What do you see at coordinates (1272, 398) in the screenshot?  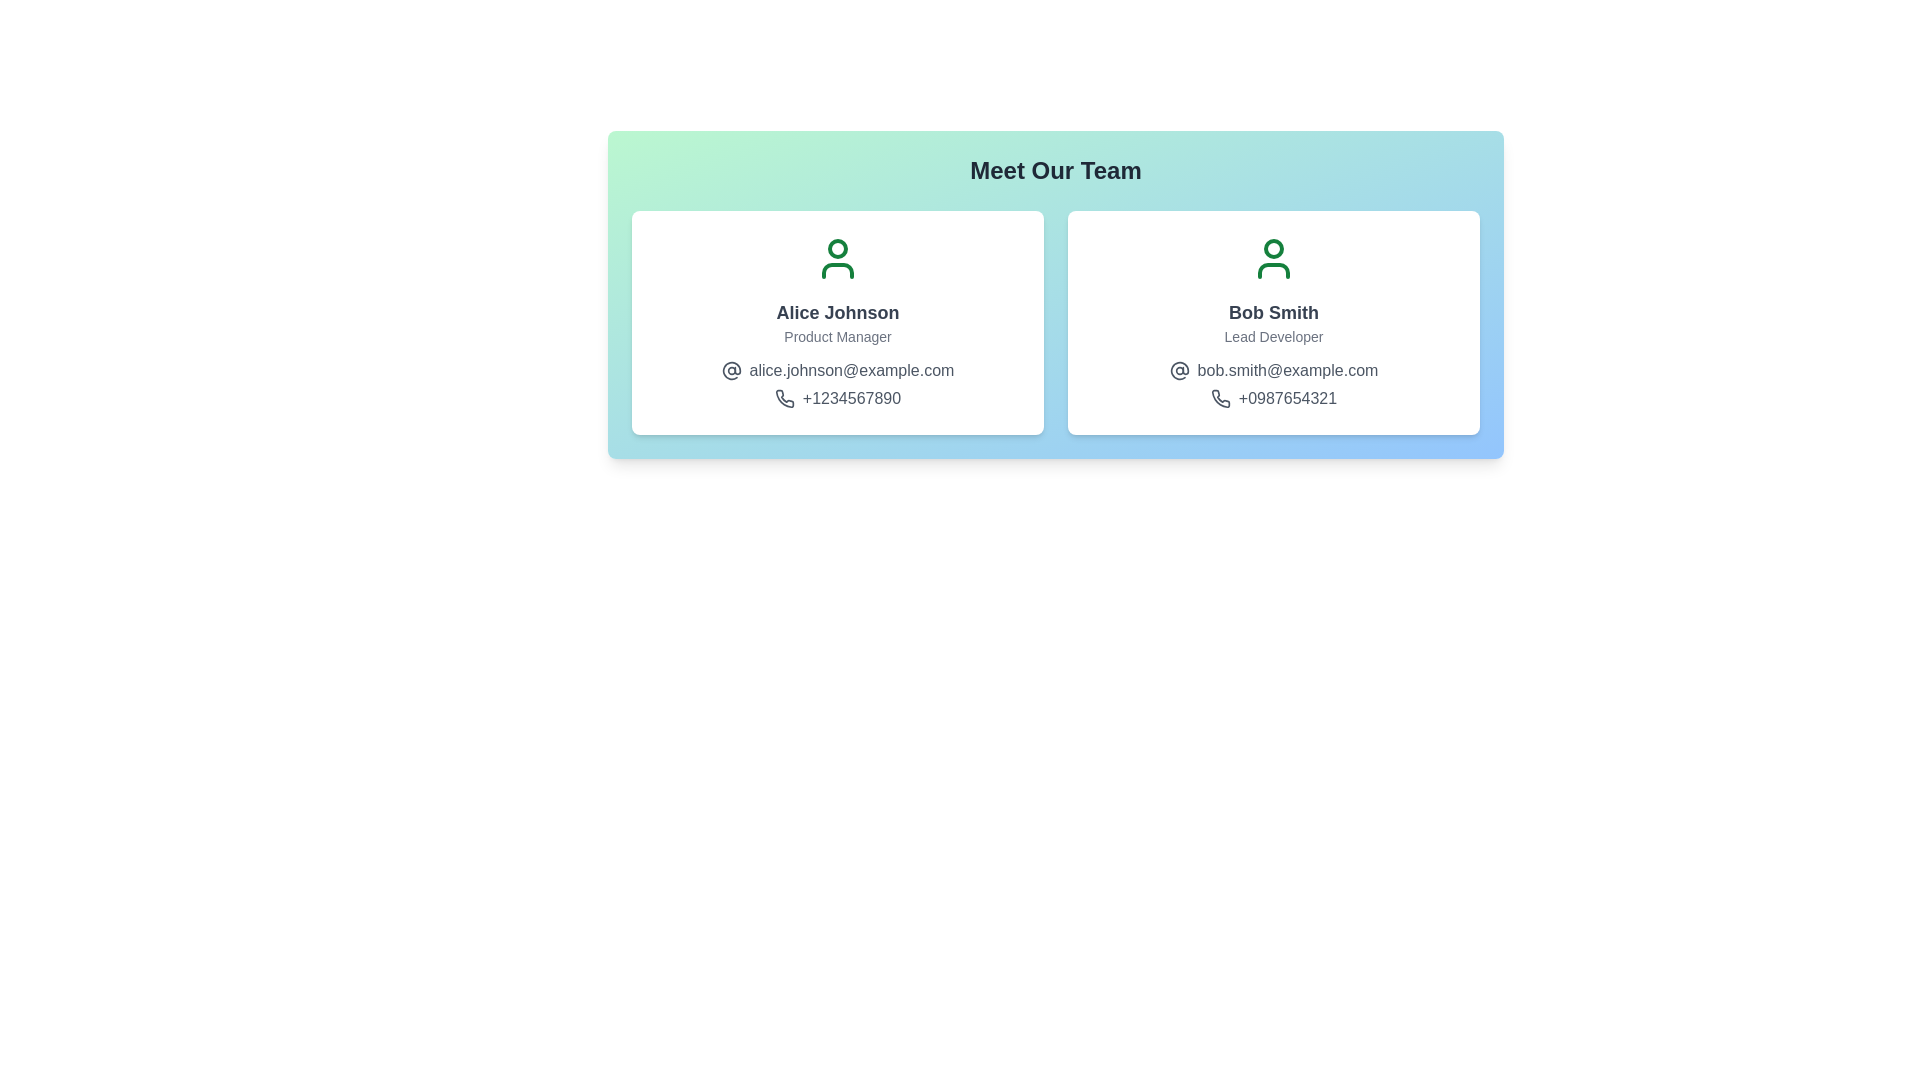 I see `the phone number text element '+0987654321' with the adjacent telephone icon, located within Bob Smith's contact details card` at bounding box center [1272, 398].